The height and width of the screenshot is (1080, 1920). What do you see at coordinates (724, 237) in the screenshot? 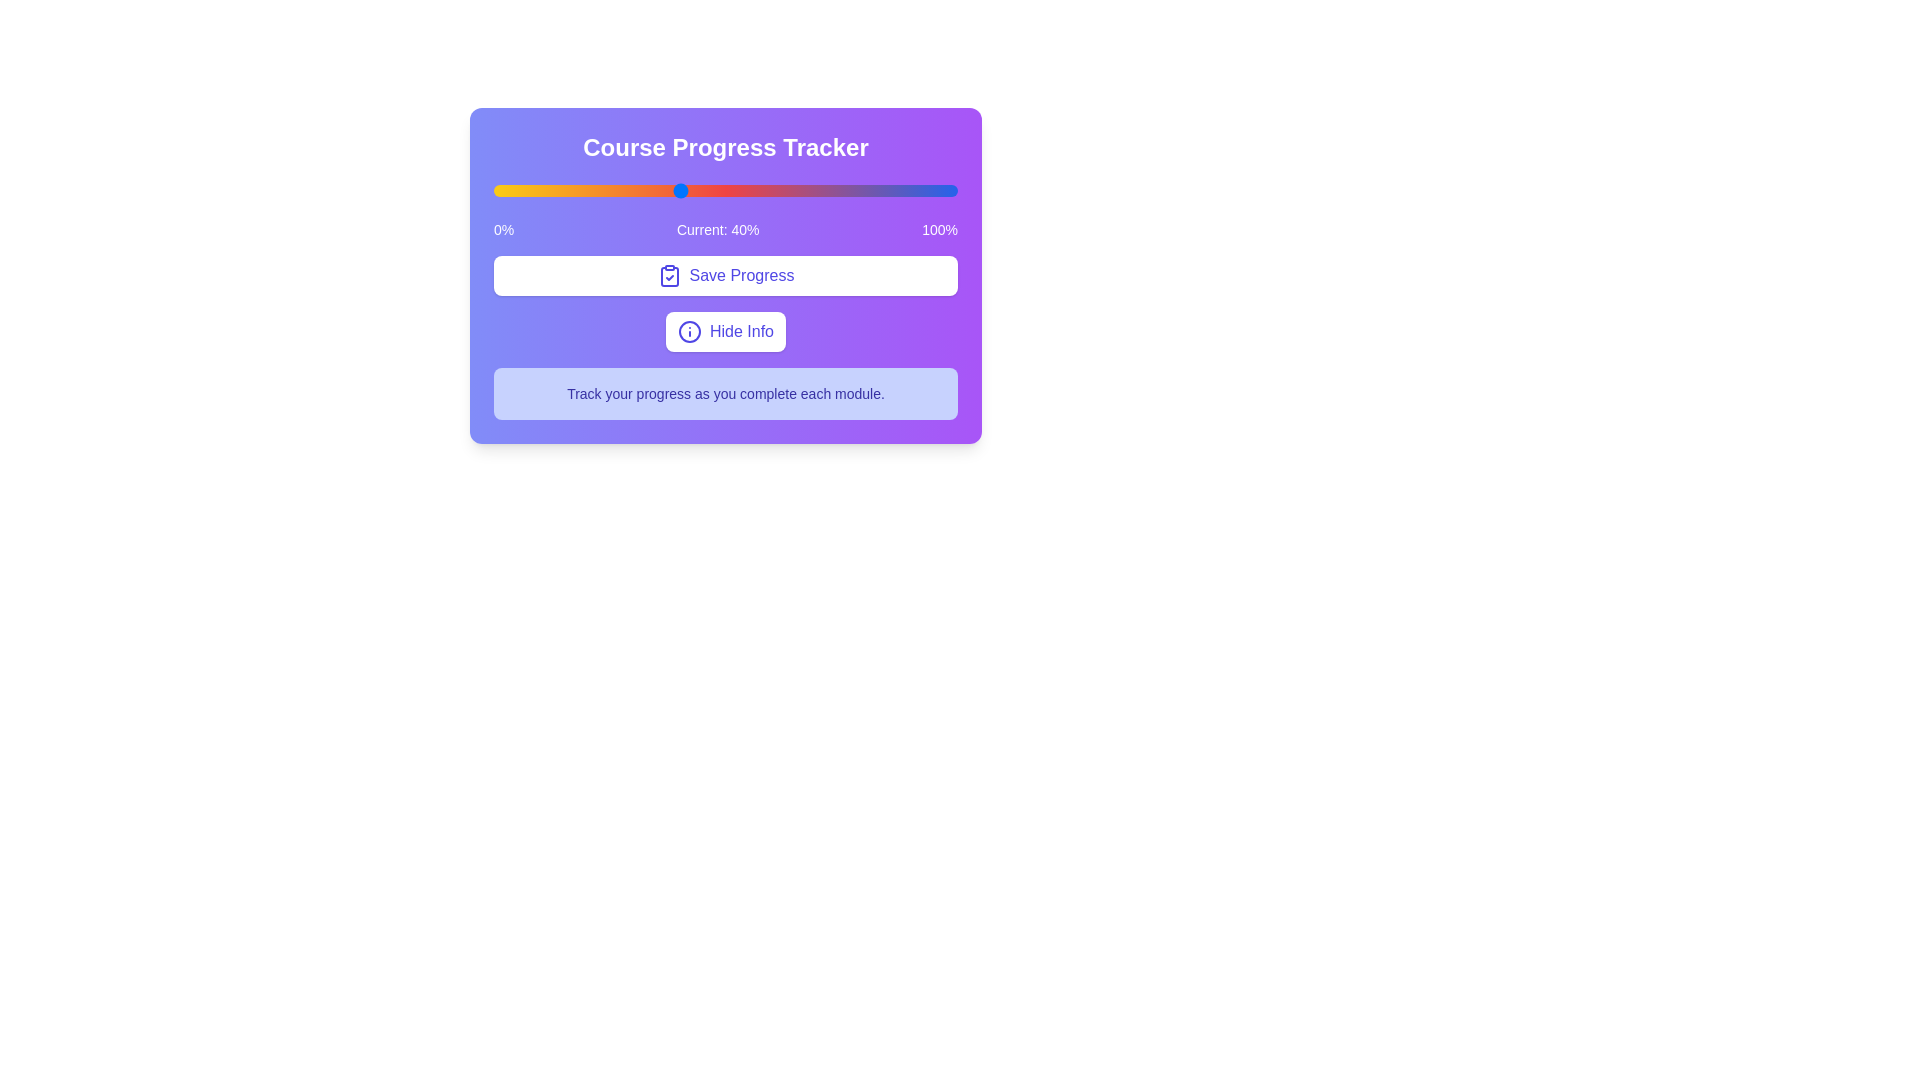
I see `the slider of the progress bar, which visually represents 40% completion, to adjust the value` at bounding box center [724, 237].